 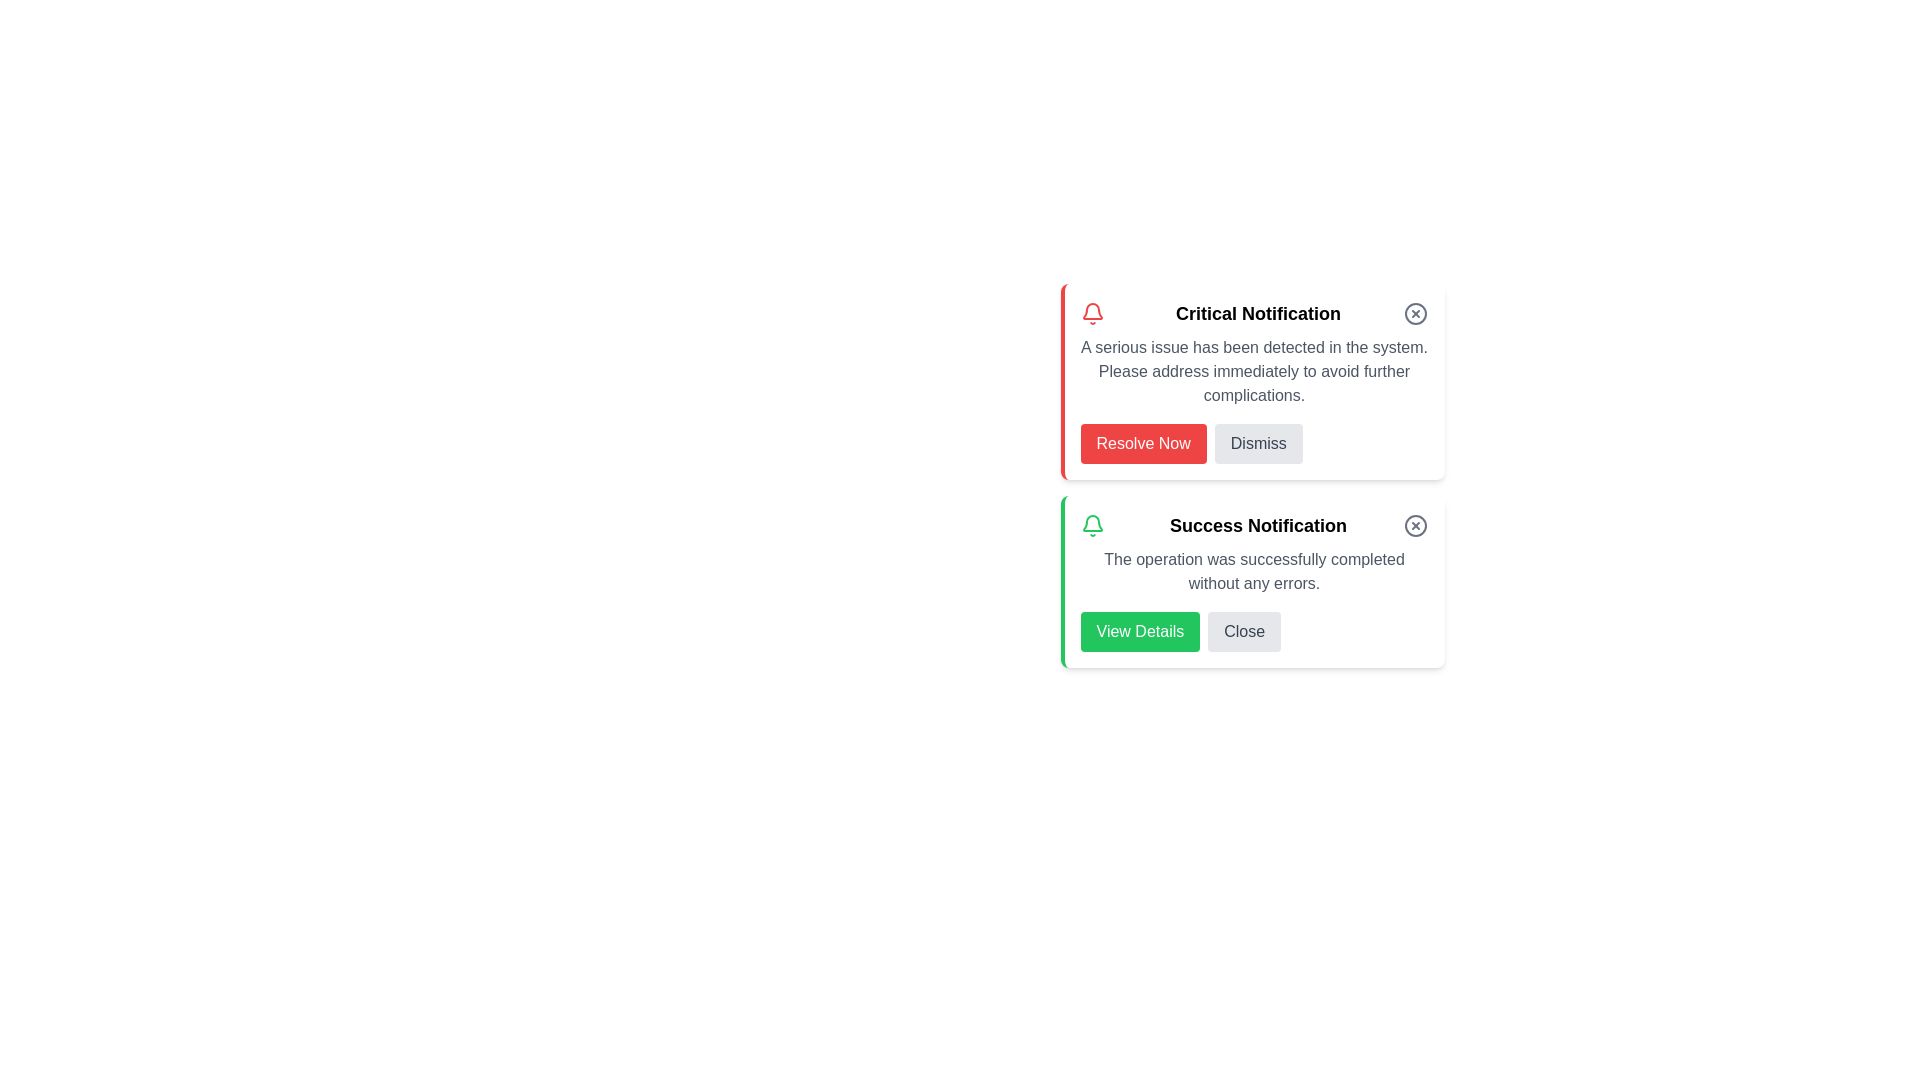 I want to click on the close button of the 'Success Notification' message, so click(x=1243, y=632).